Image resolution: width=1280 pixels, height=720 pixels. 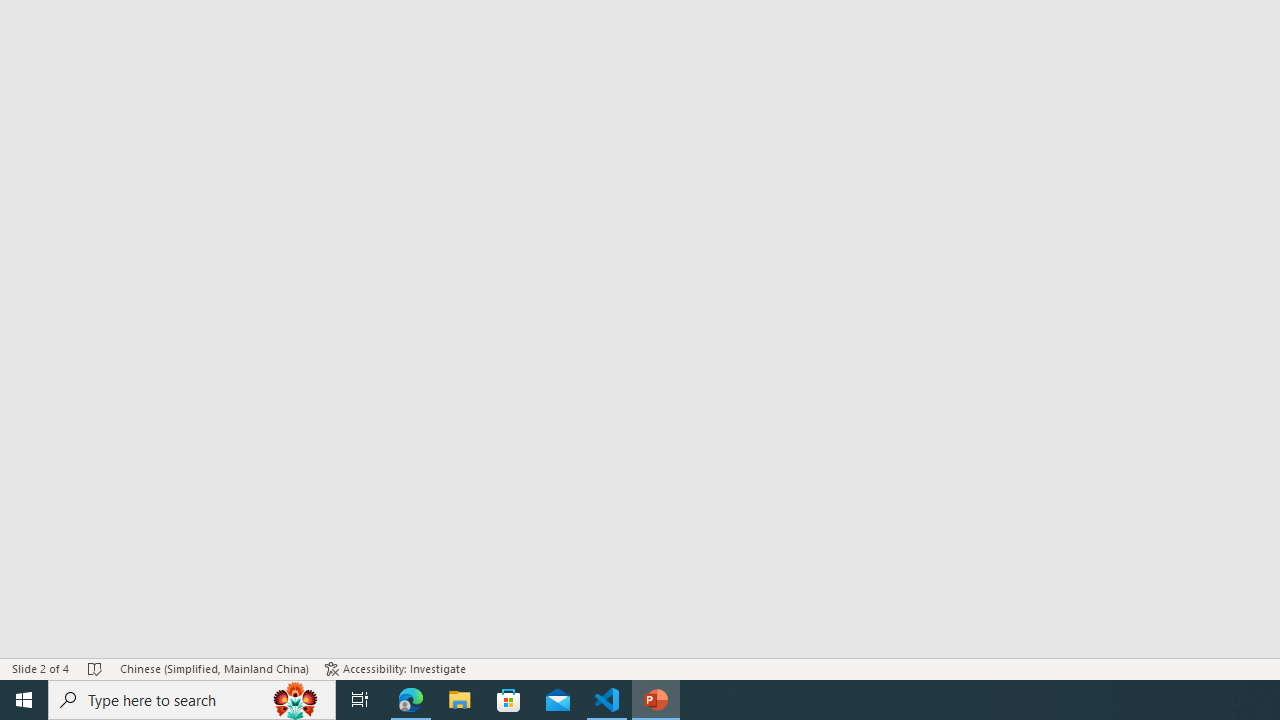 I want to click on 'Spell Check No Errors', so click(x=95, y=669).